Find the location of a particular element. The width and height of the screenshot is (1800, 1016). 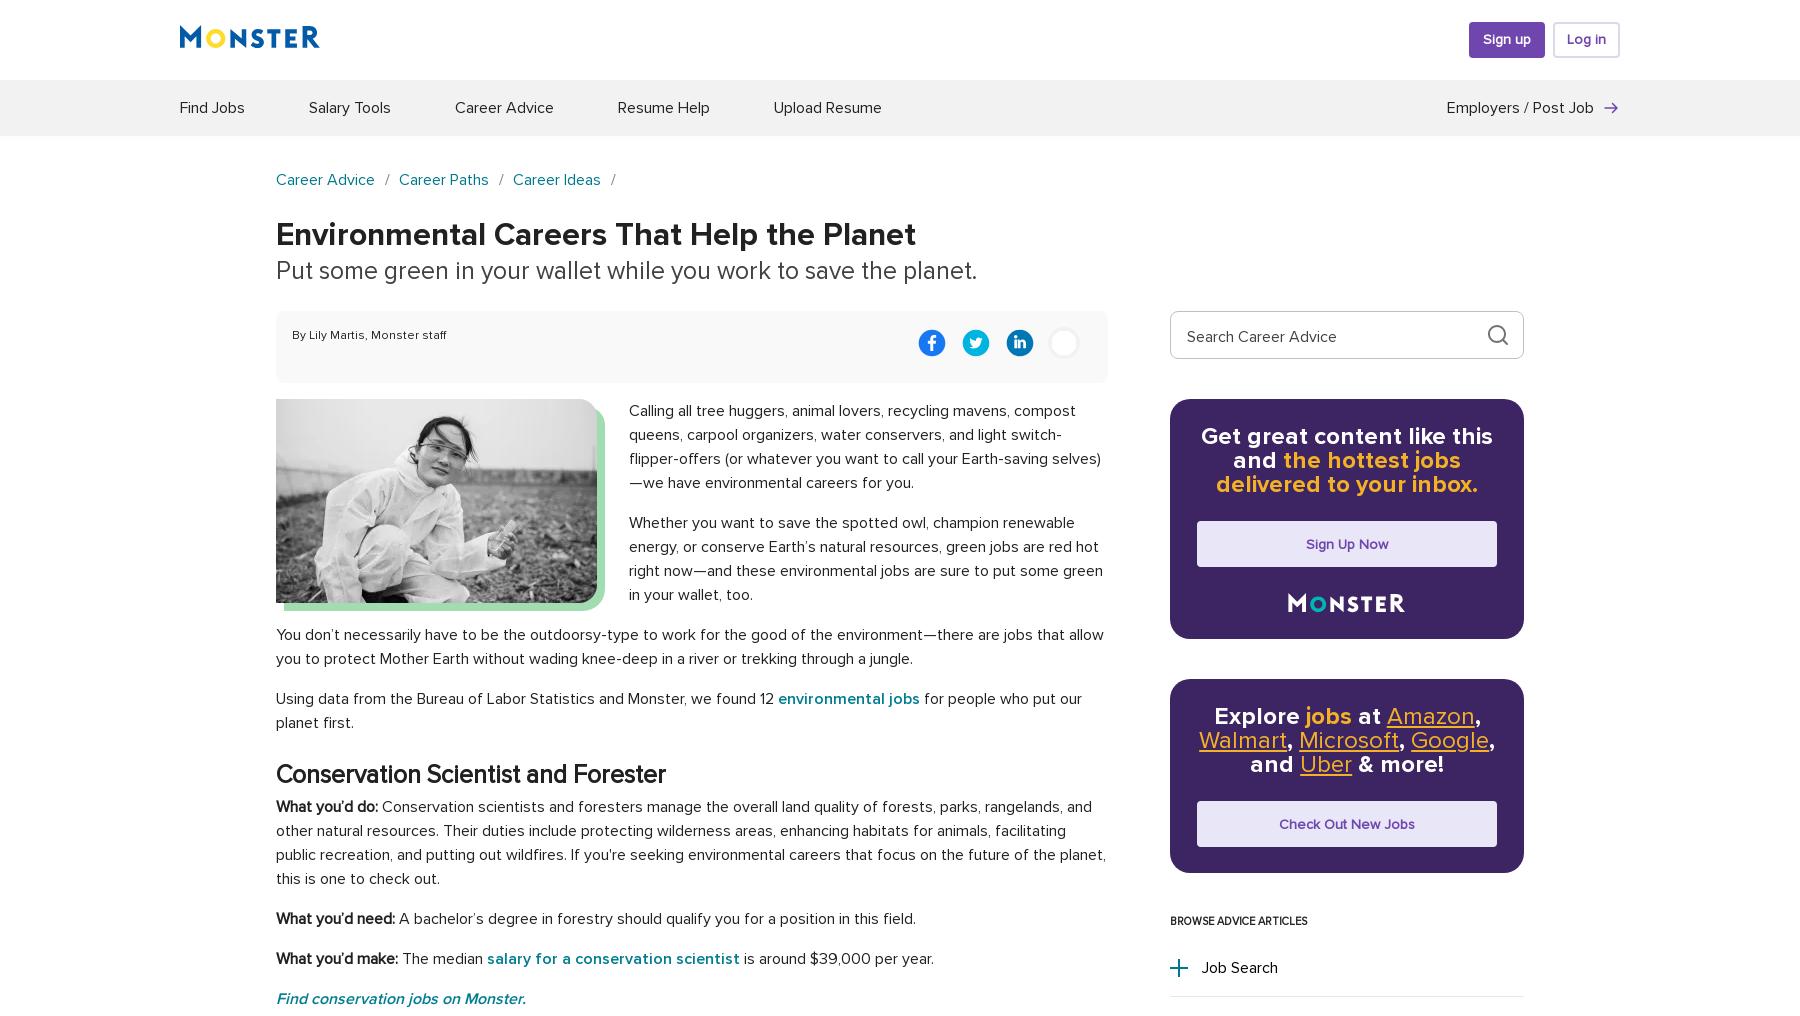

'Calling all tree huggers, animal lovers, recycling mavens, compost queens, carpool organizers, water conservers, and light switch-flipper-offers (or whatever you want to call your Earth-saving selves)—we have environmental careers for you.' is located at coordinates (865, 447).